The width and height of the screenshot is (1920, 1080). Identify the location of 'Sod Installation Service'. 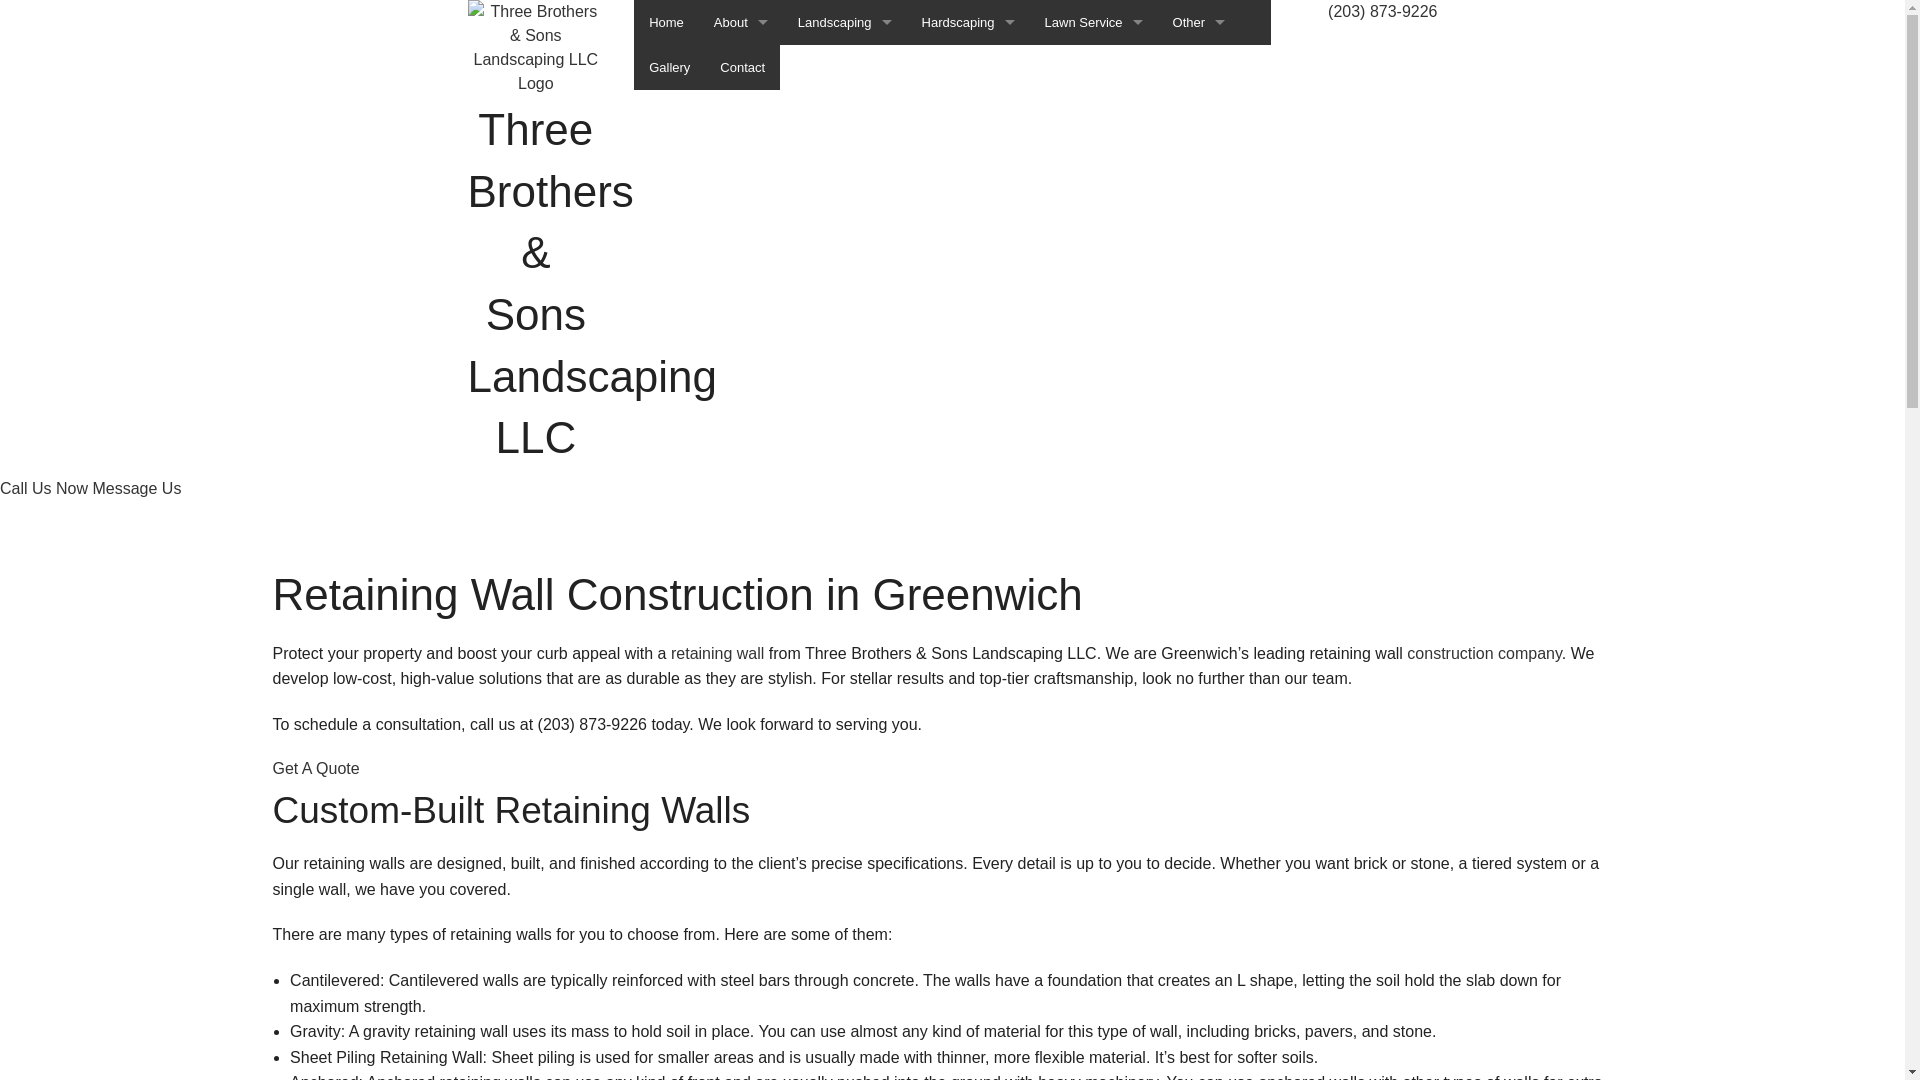
(1157, 876).